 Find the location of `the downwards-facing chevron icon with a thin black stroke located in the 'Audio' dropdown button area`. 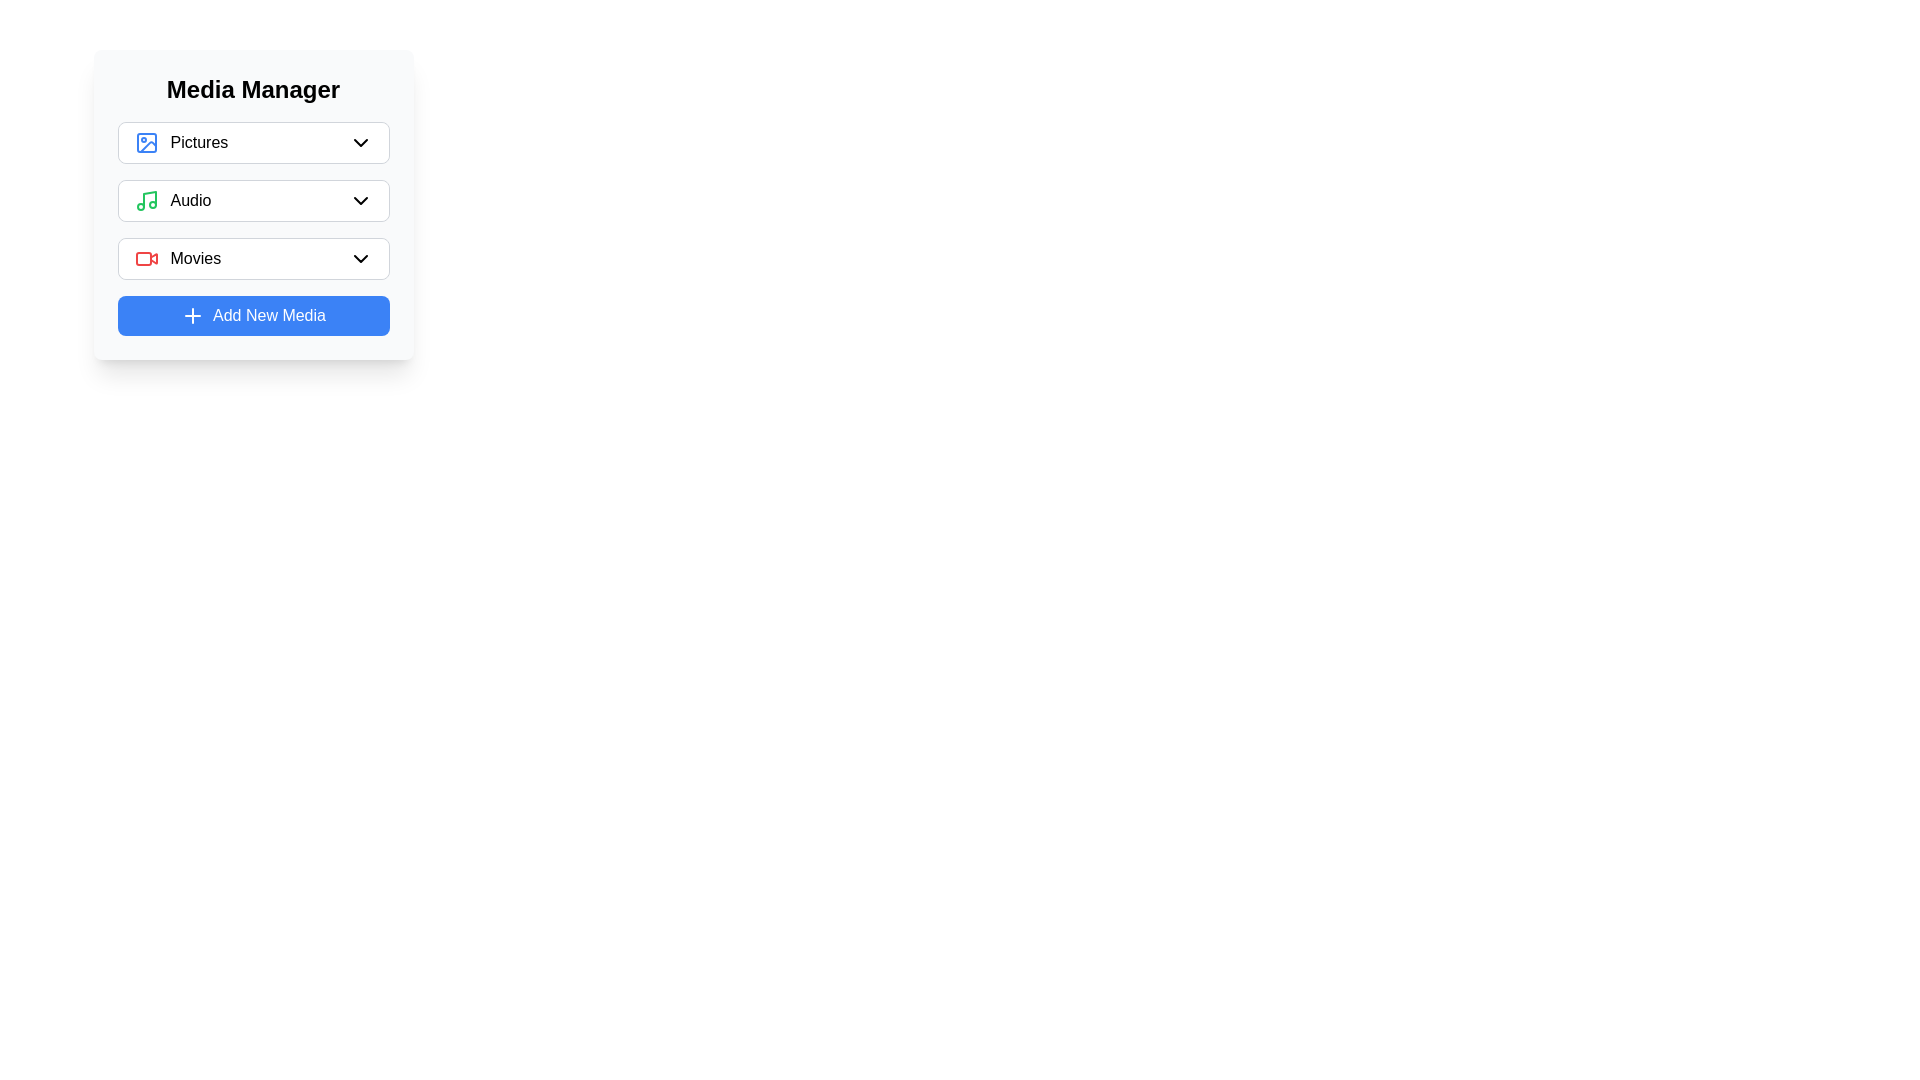

the downwards-facing chevron icon with a thin black stroke located in the 'Audio' dropdown button area is located at coordinates (360, 200).